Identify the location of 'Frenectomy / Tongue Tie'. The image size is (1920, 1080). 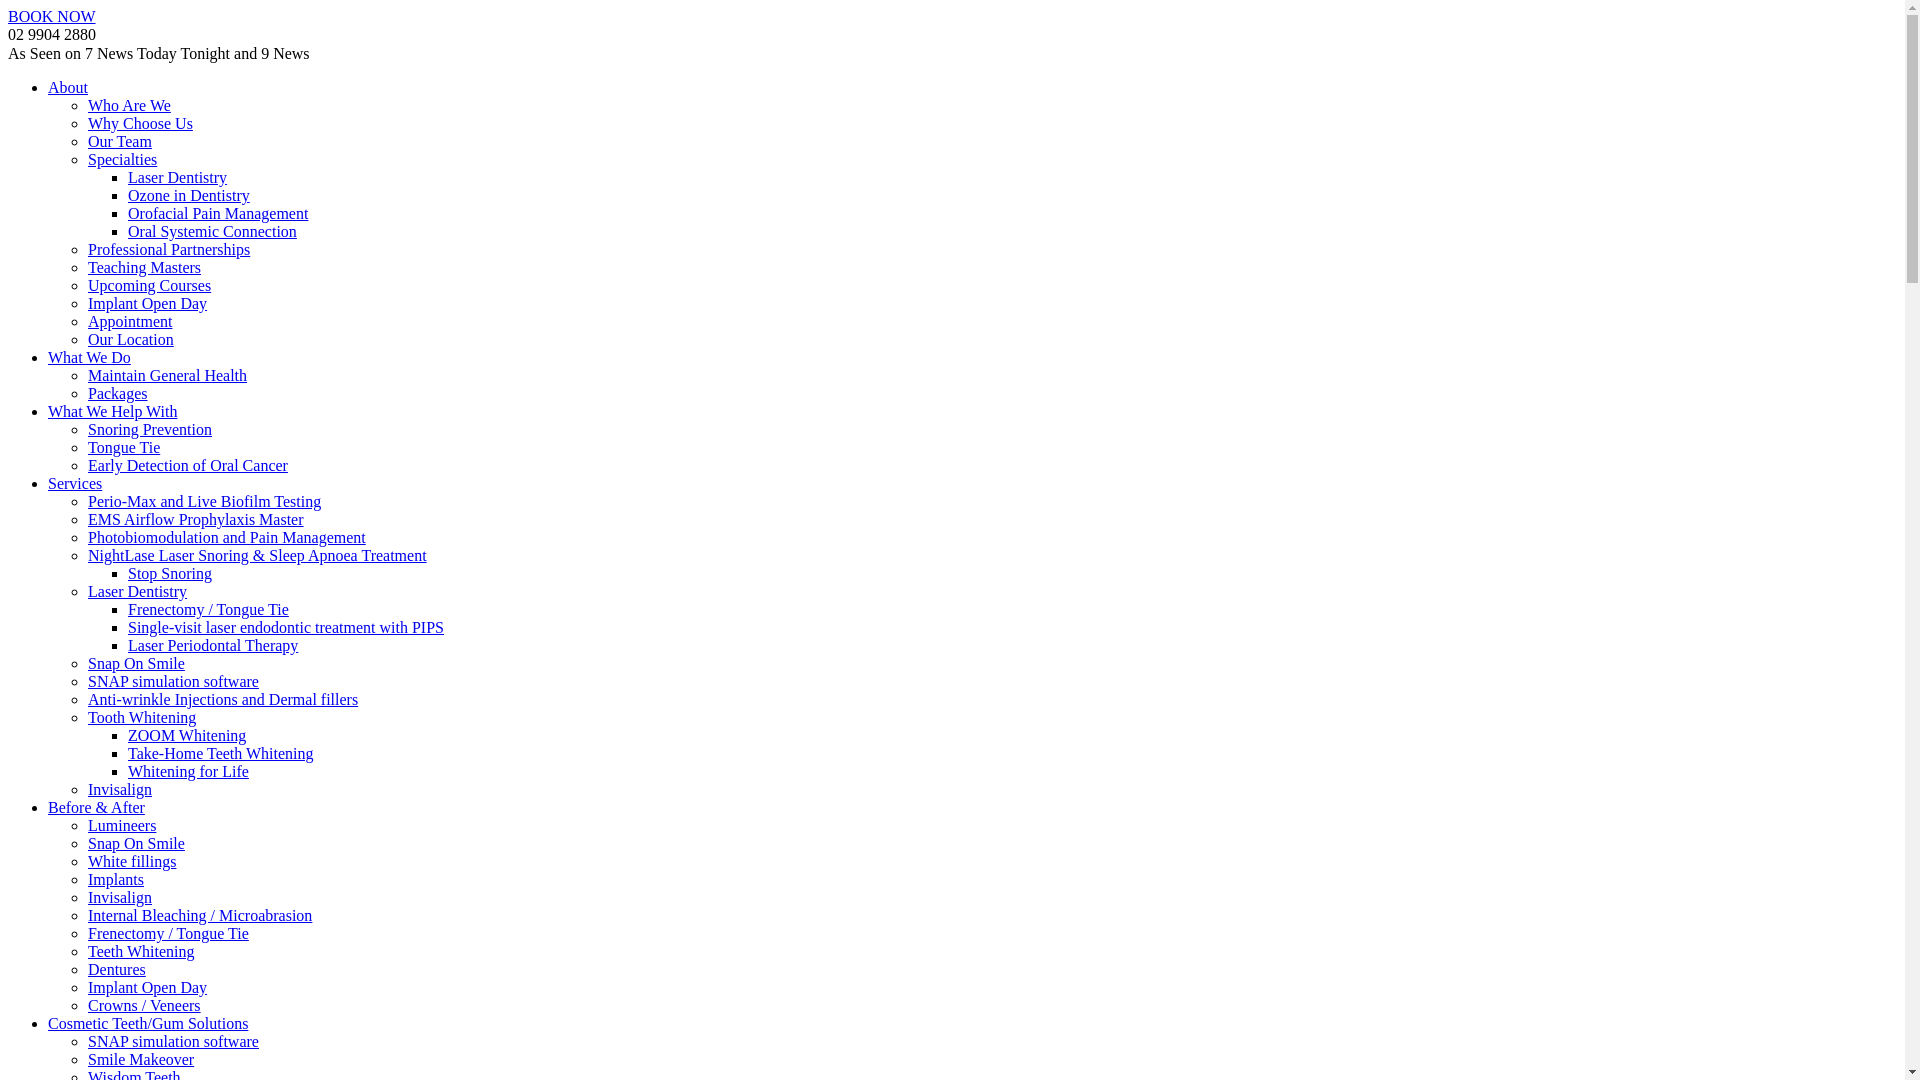
(208, 608).